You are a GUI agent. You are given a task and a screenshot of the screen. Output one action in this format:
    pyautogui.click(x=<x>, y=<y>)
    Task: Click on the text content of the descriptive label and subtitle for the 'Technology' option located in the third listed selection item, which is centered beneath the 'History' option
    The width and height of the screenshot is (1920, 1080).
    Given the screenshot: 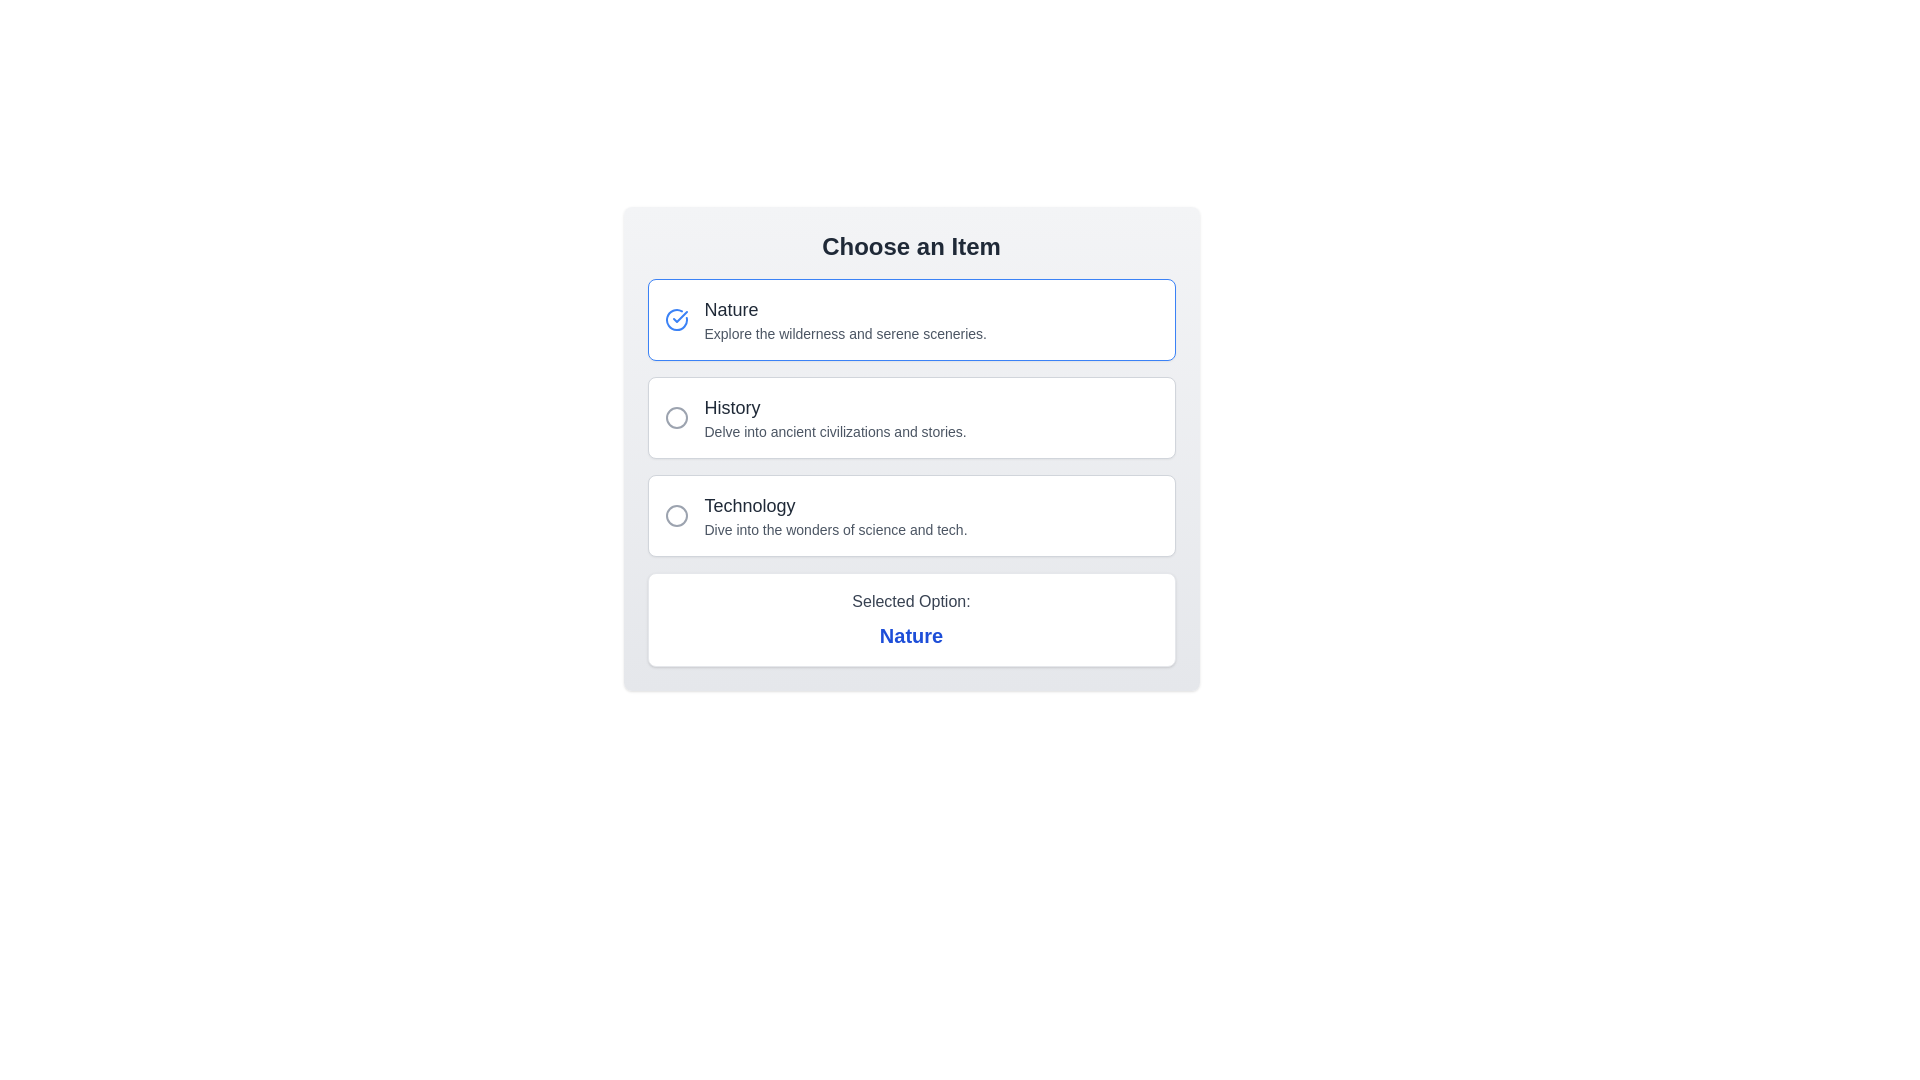 What is the action you would take?
    pyautogui.click(x=835, y=515)
    